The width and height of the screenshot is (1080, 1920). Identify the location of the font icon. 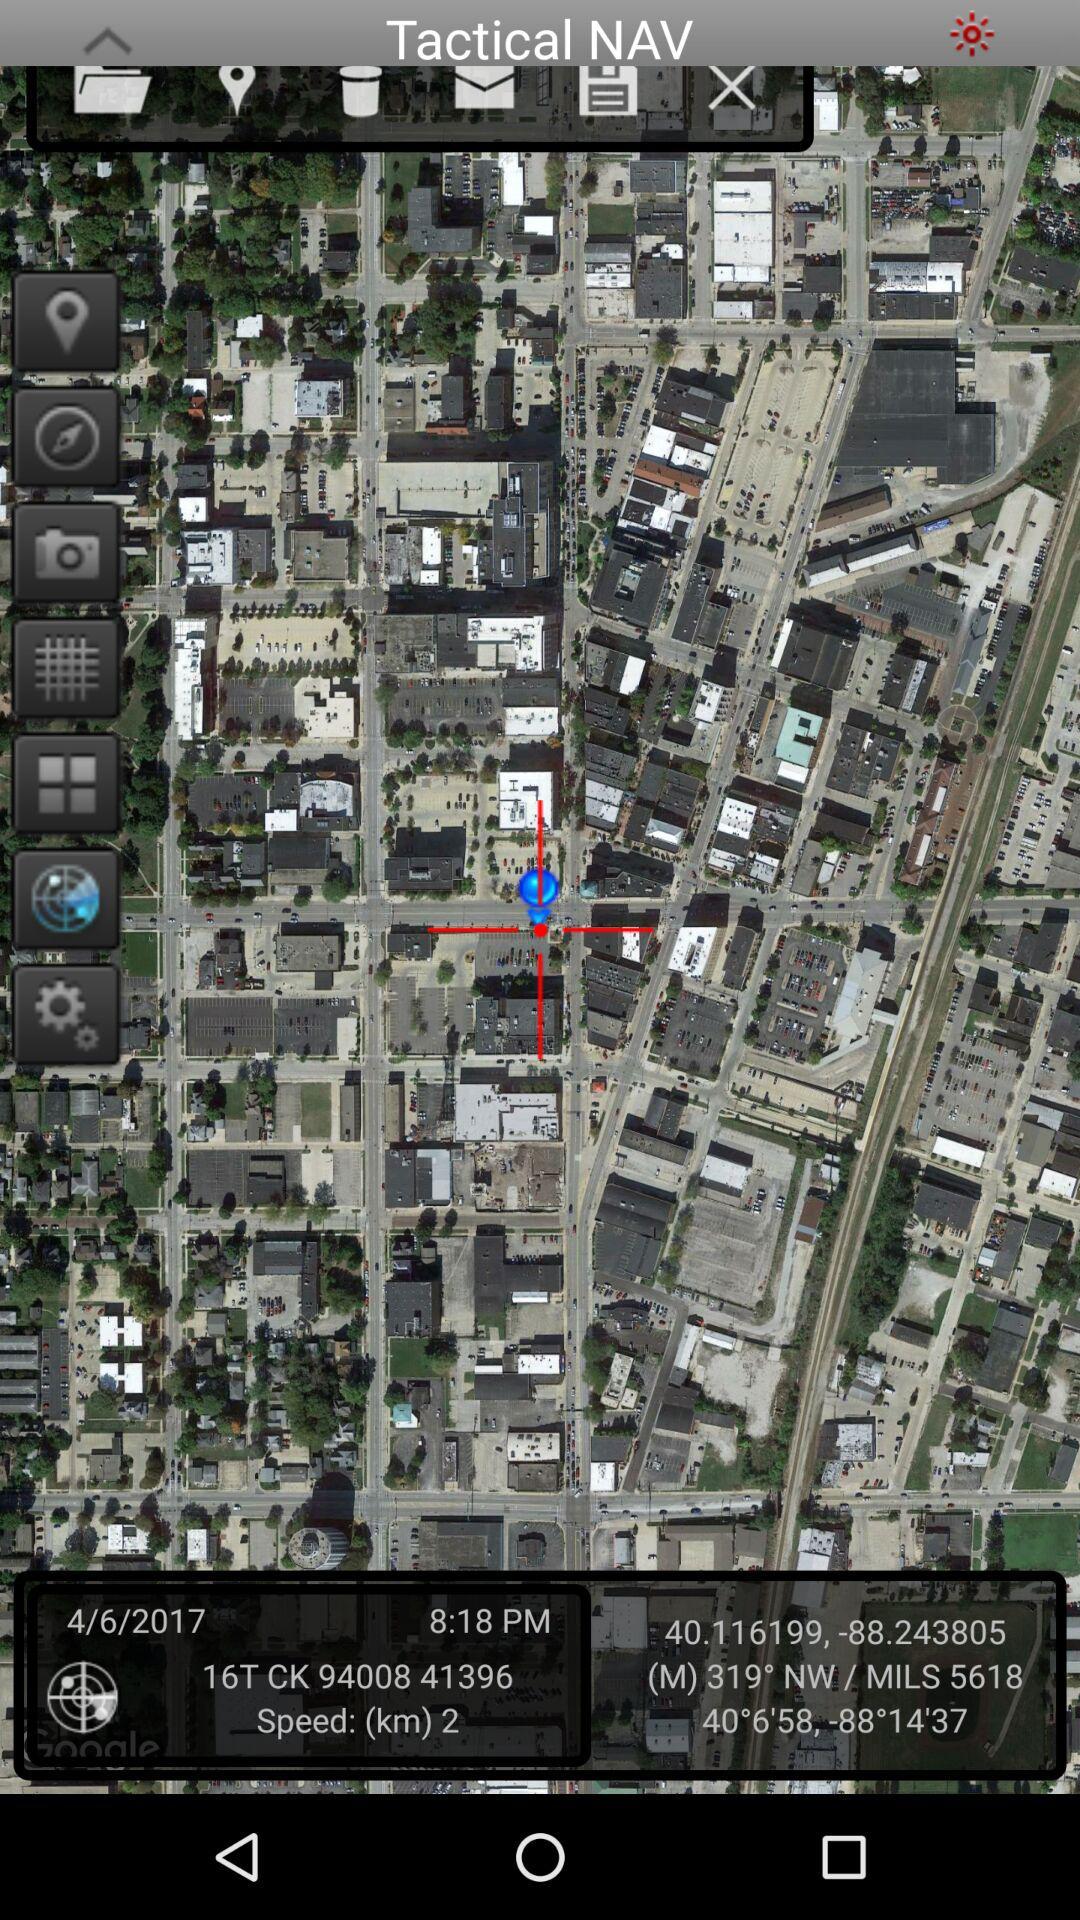
(107, 36).